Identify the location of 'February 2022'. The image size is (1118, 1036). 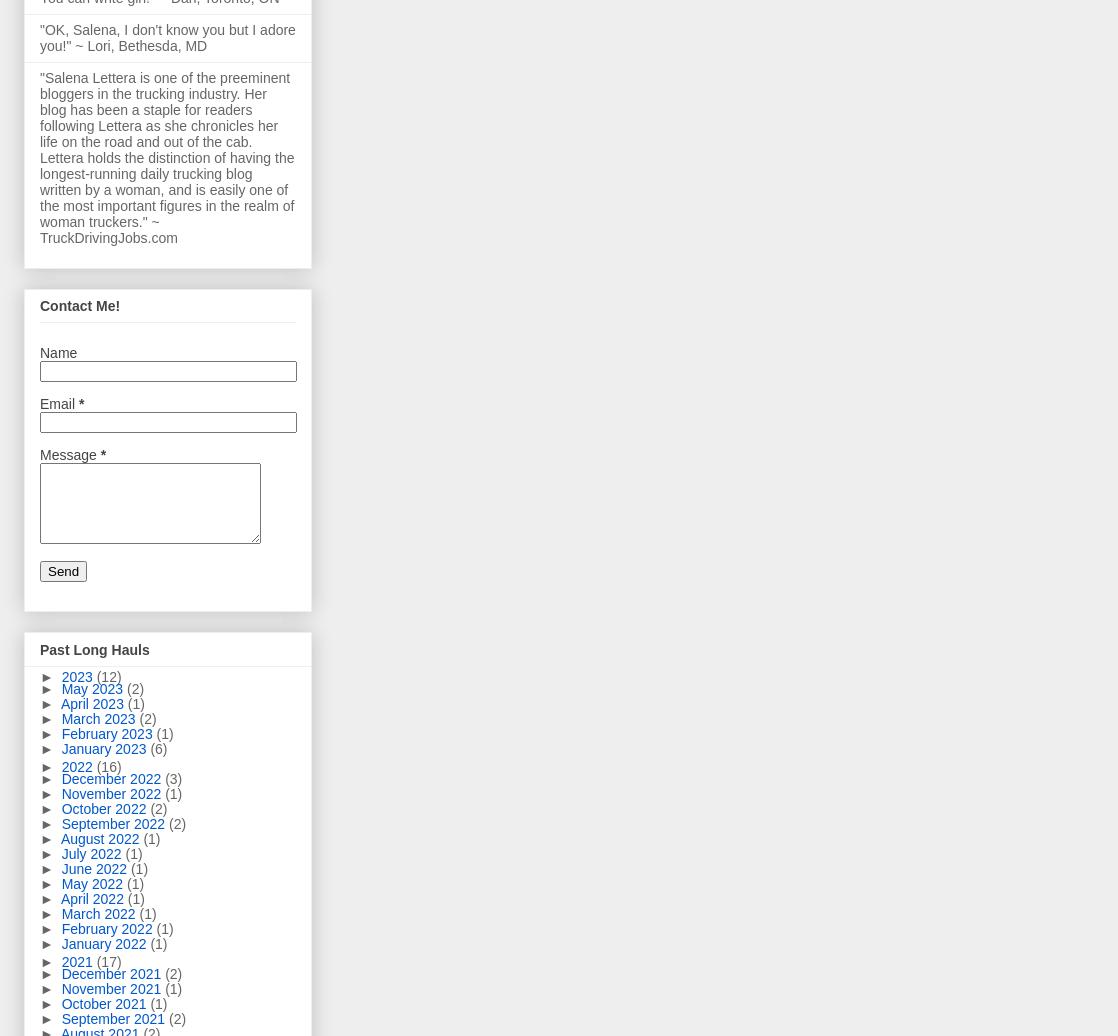
(108, 928).